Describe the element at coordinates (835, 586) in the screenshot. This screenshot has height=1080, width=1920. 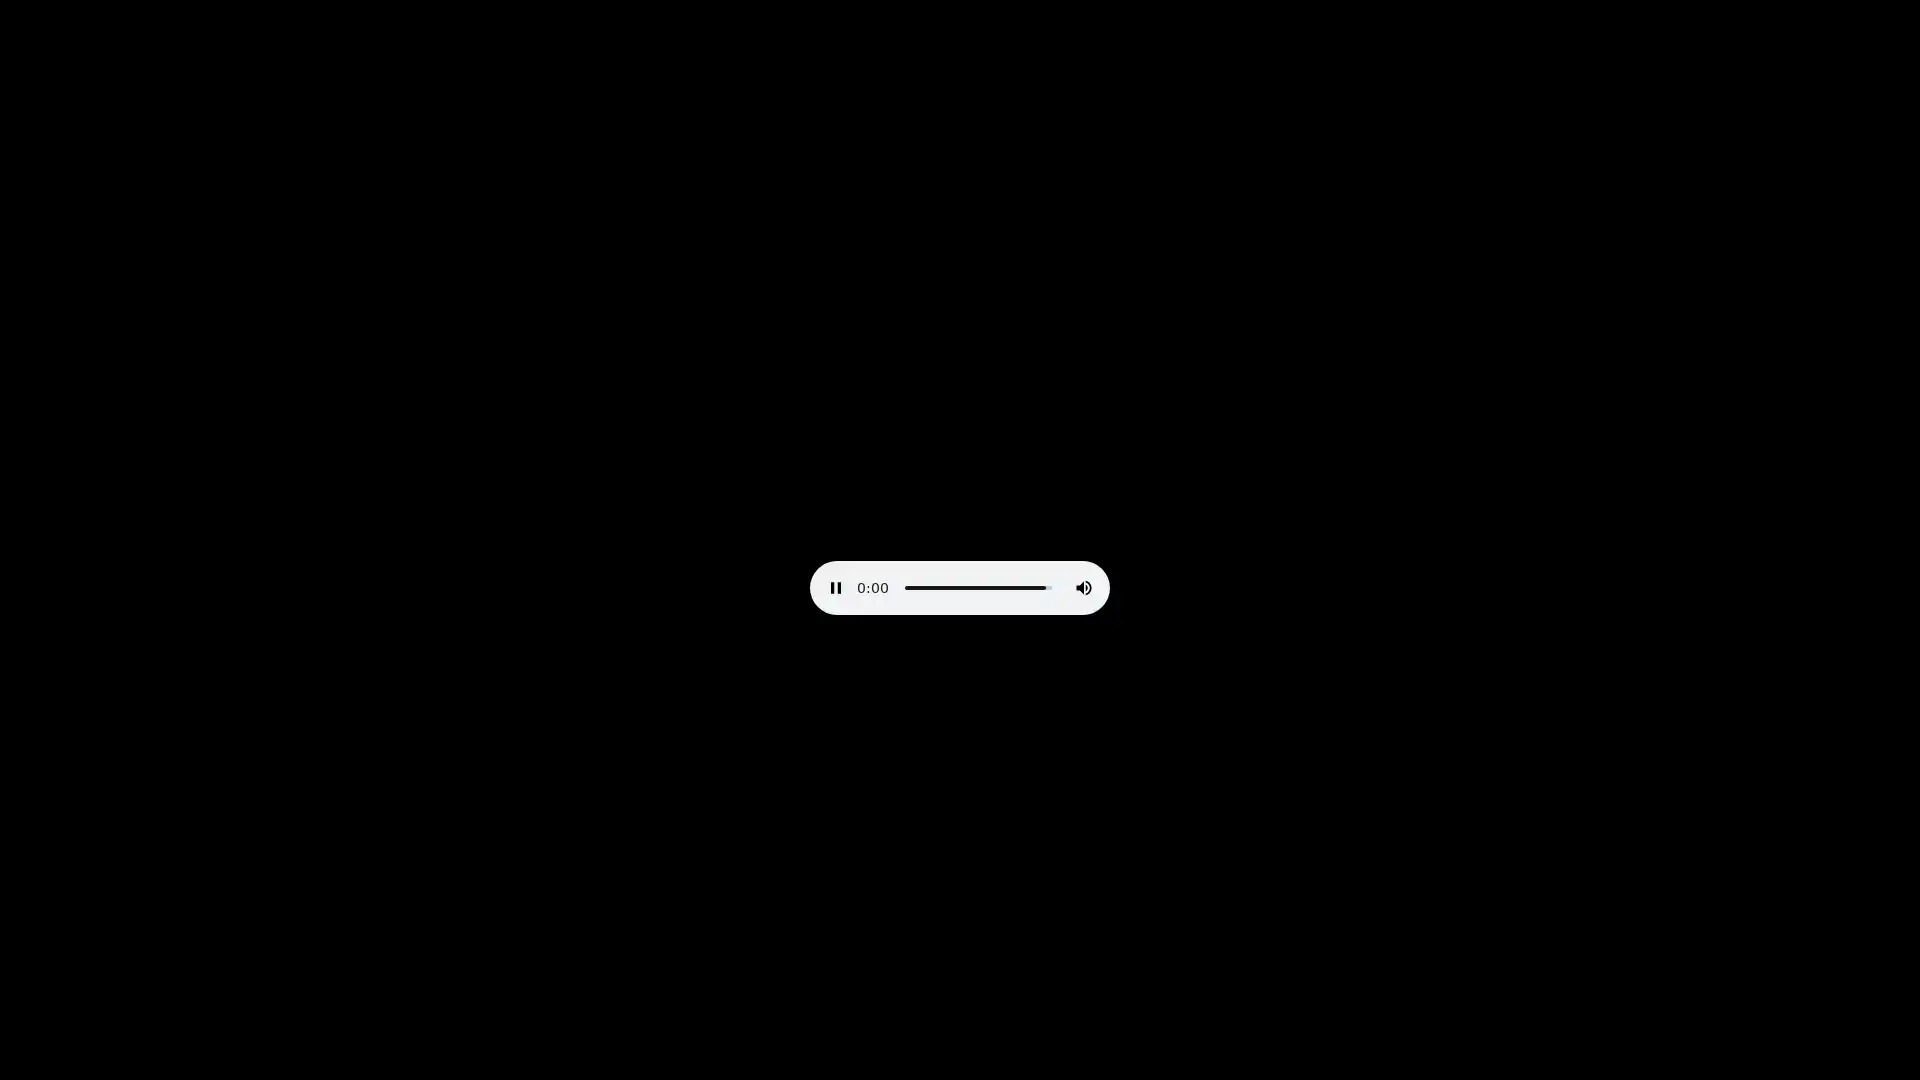
I see `pause` at that location.